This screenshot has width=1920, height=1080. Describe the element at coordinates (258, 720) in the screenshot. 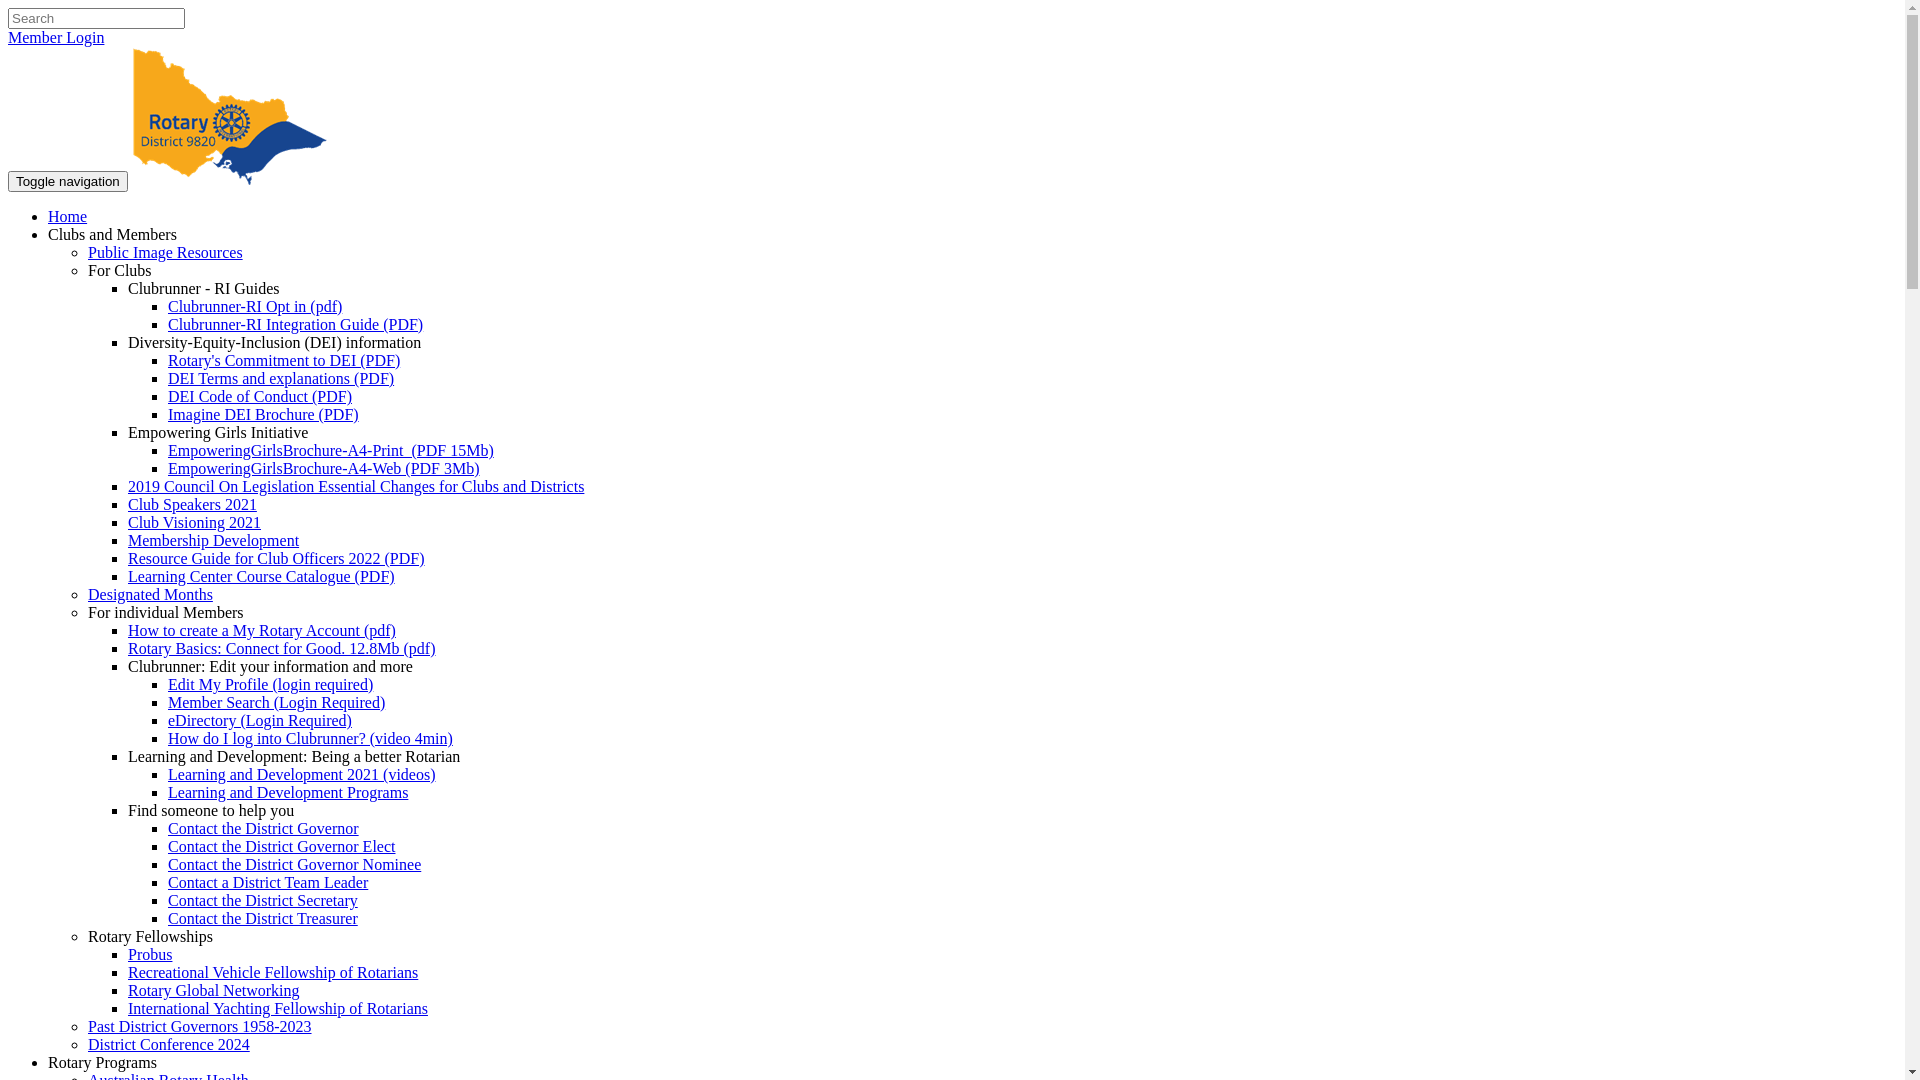

I see `'eDirectory (Login Required)'` at that location.